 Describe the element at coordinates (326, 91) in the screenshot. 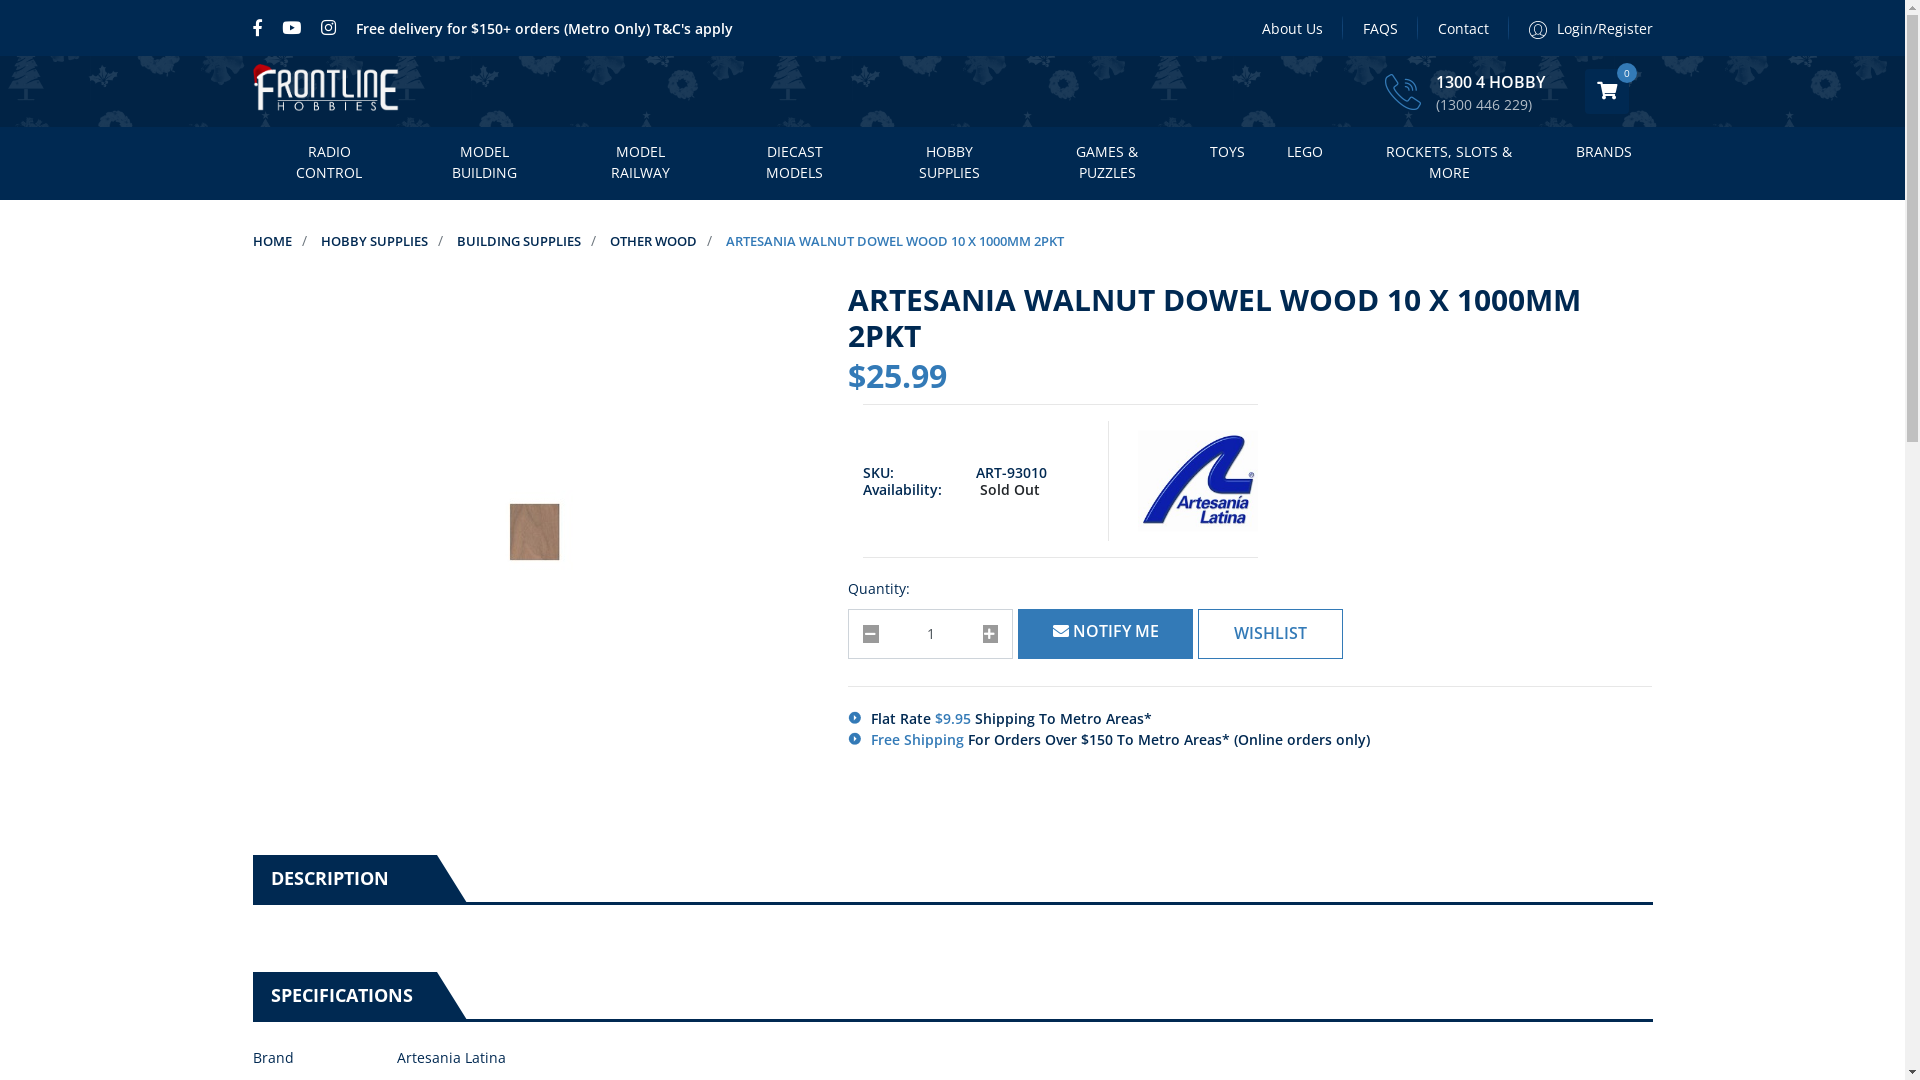

I see `'Frontline Hobbies'` at that location.